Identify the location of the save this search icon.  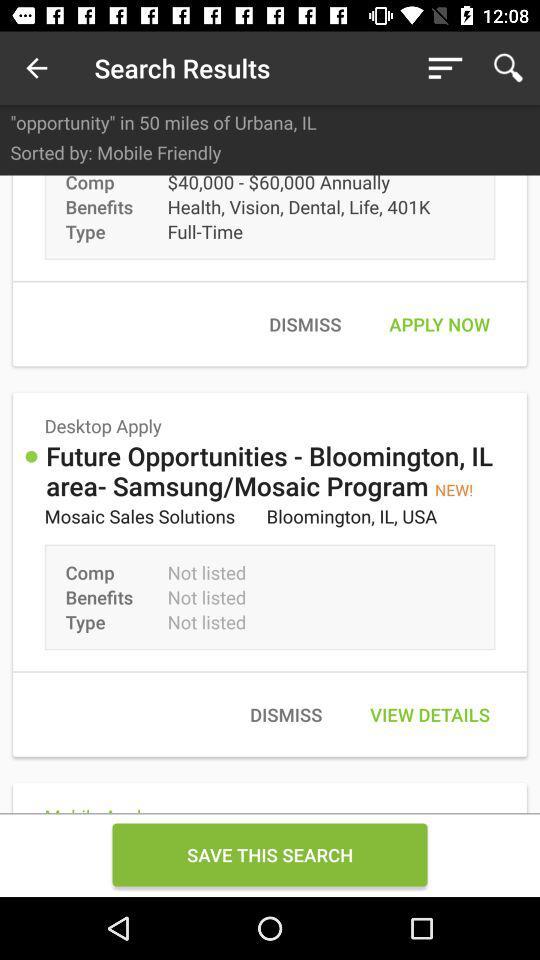
(270, 853).